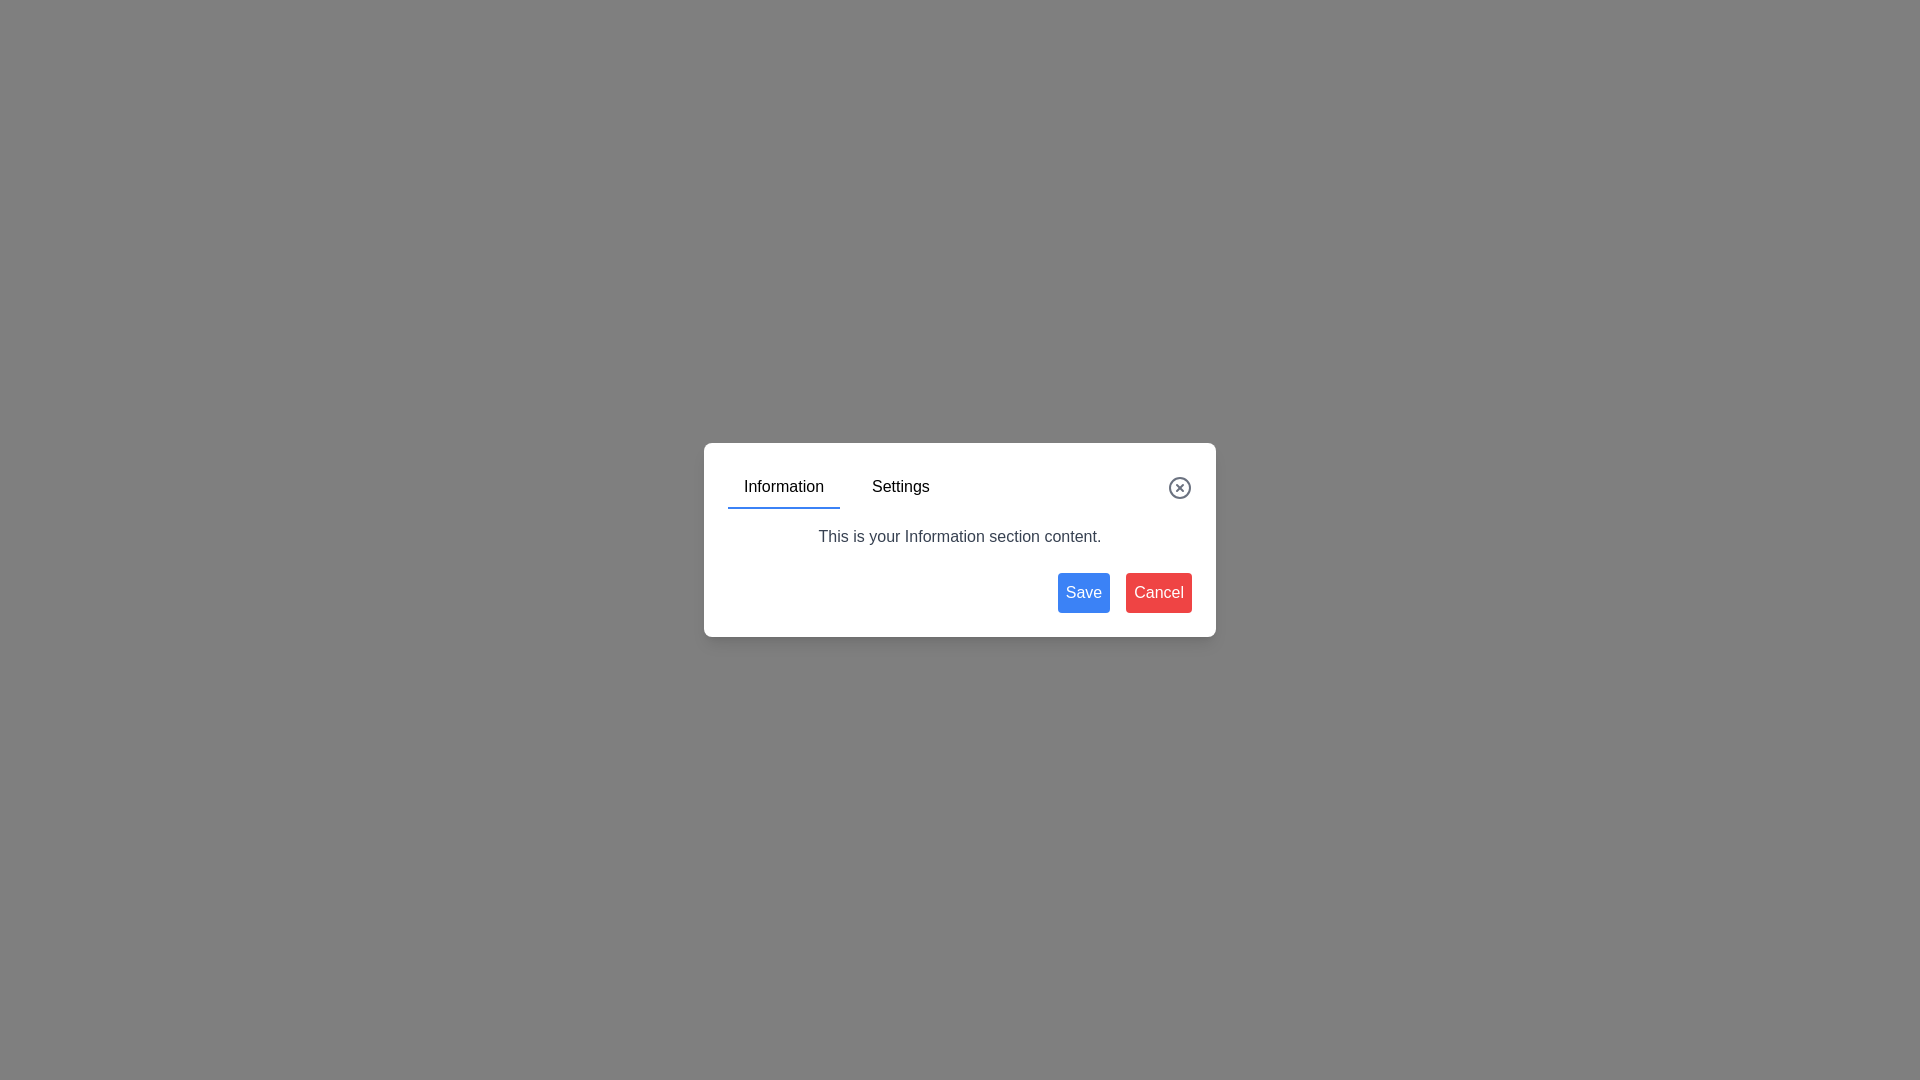 This screenshot has width=1920, height=1080. I want to click on the 'Save' button located at the bottom right corner of the dialog box, which is the leftmost button next to the red 'Cancel' button, so click(1083, 592).